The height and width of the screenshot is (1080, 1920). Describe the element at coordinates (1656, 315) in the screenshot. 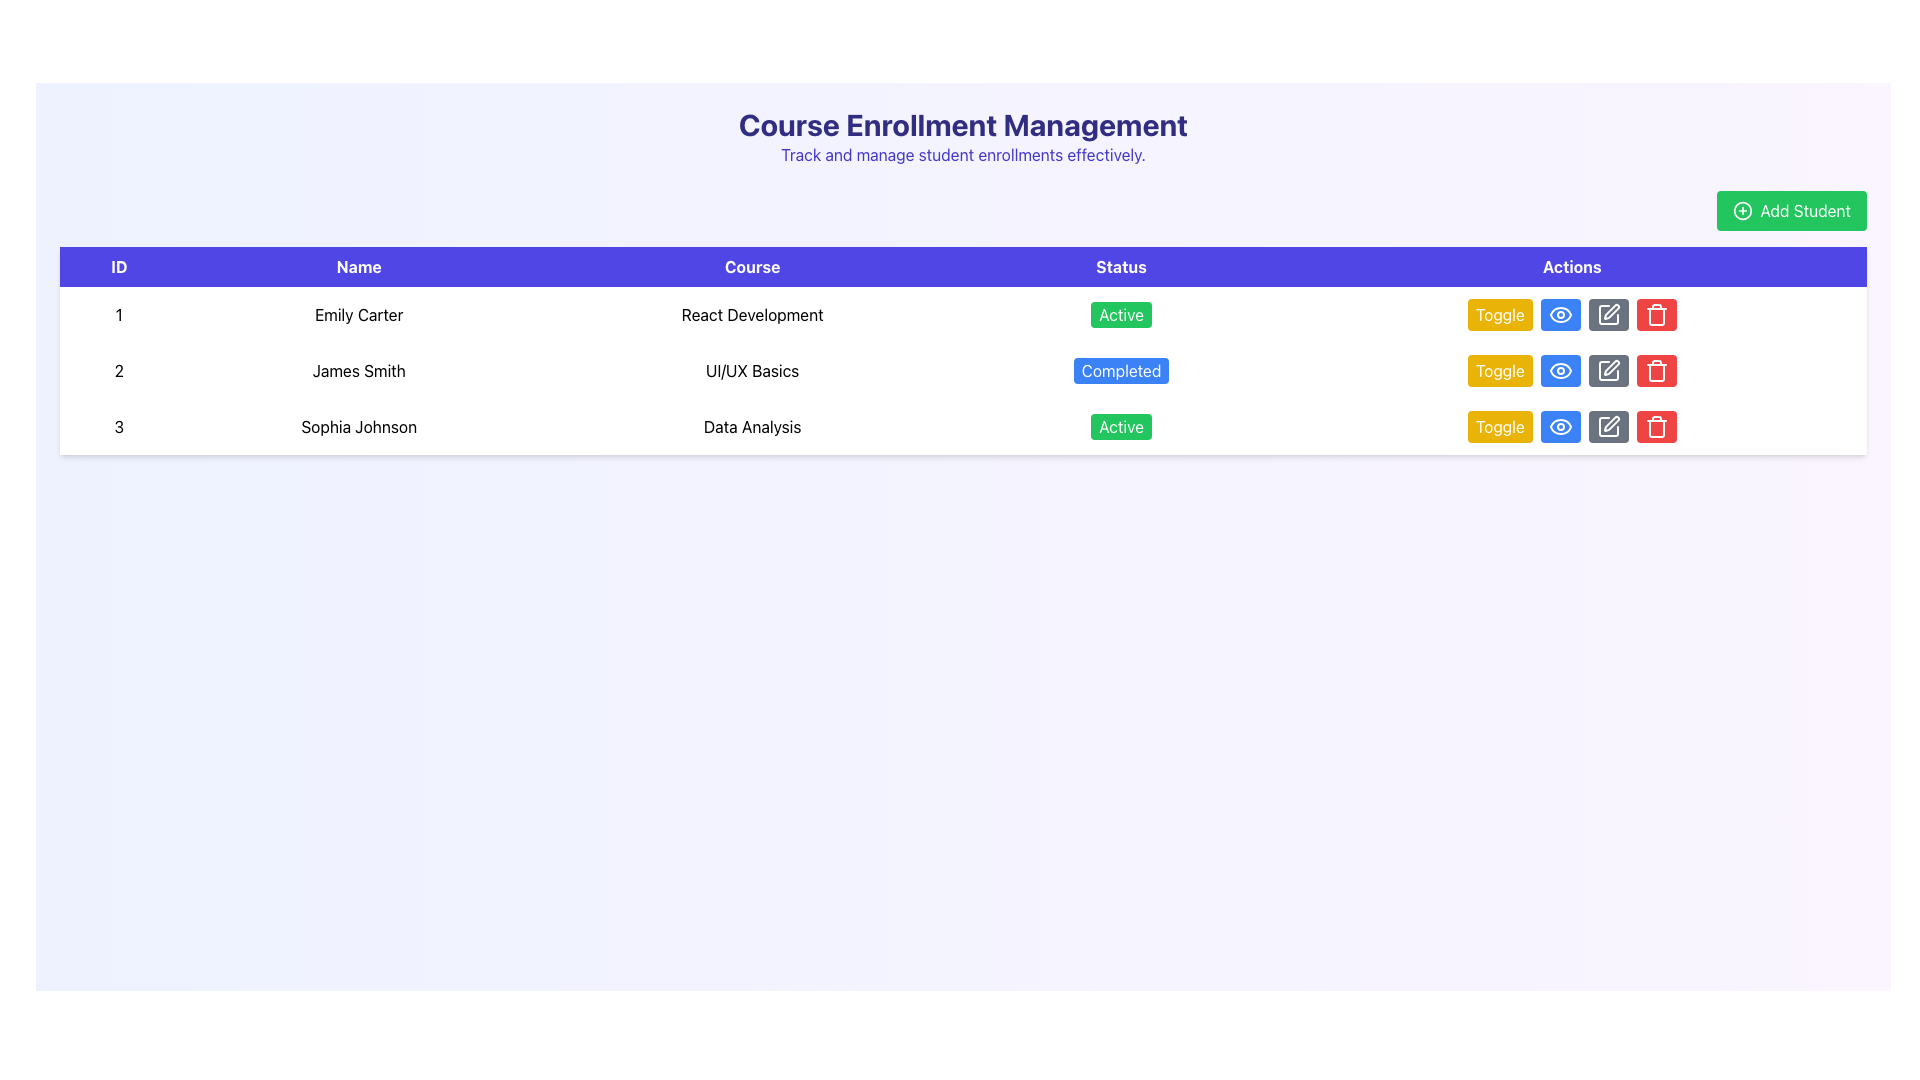

I see `the trash icon delete button located in the 'Actions' column of the table for the student record of Sophia Johnson` at that location.